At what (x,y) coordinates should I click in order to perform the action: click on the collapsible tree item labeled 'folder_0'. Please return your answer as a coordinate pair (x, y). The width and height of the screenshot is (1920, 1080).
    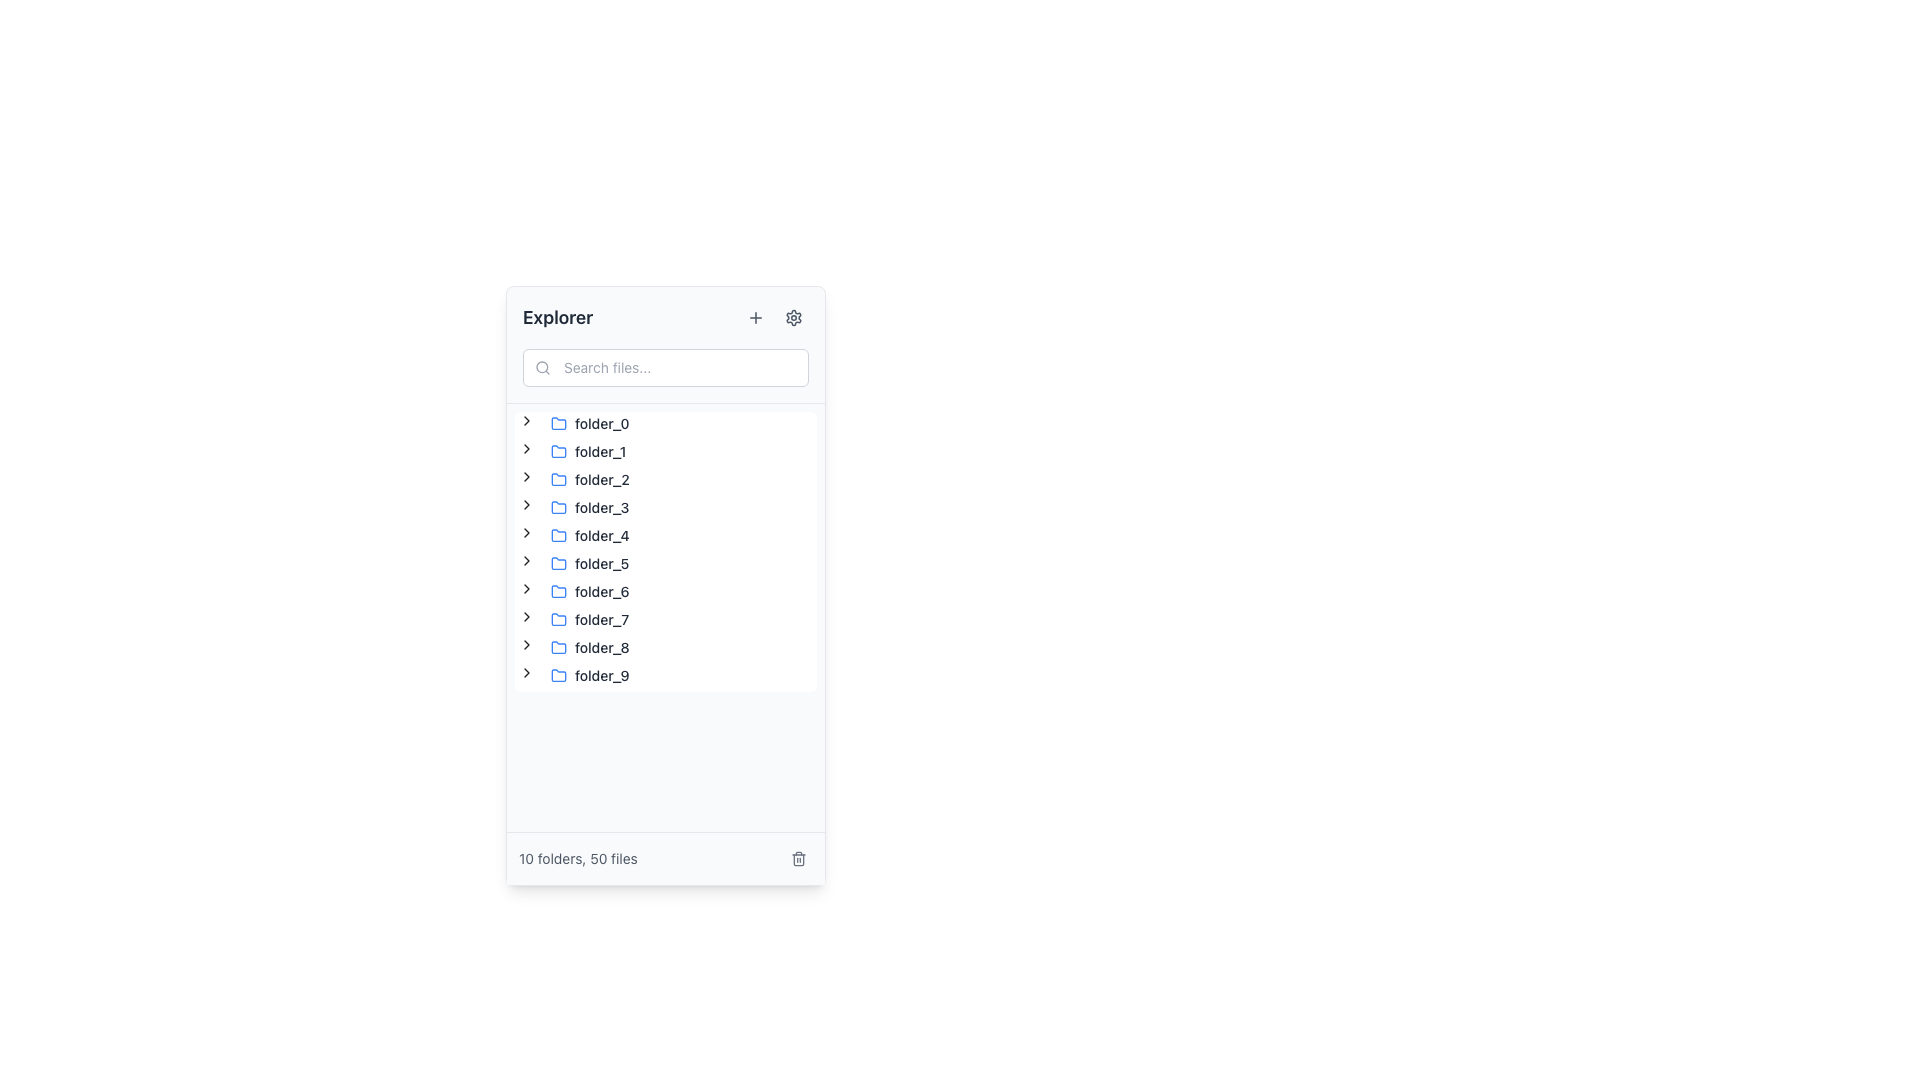
    Looking at the image, I should click on (575, 423).